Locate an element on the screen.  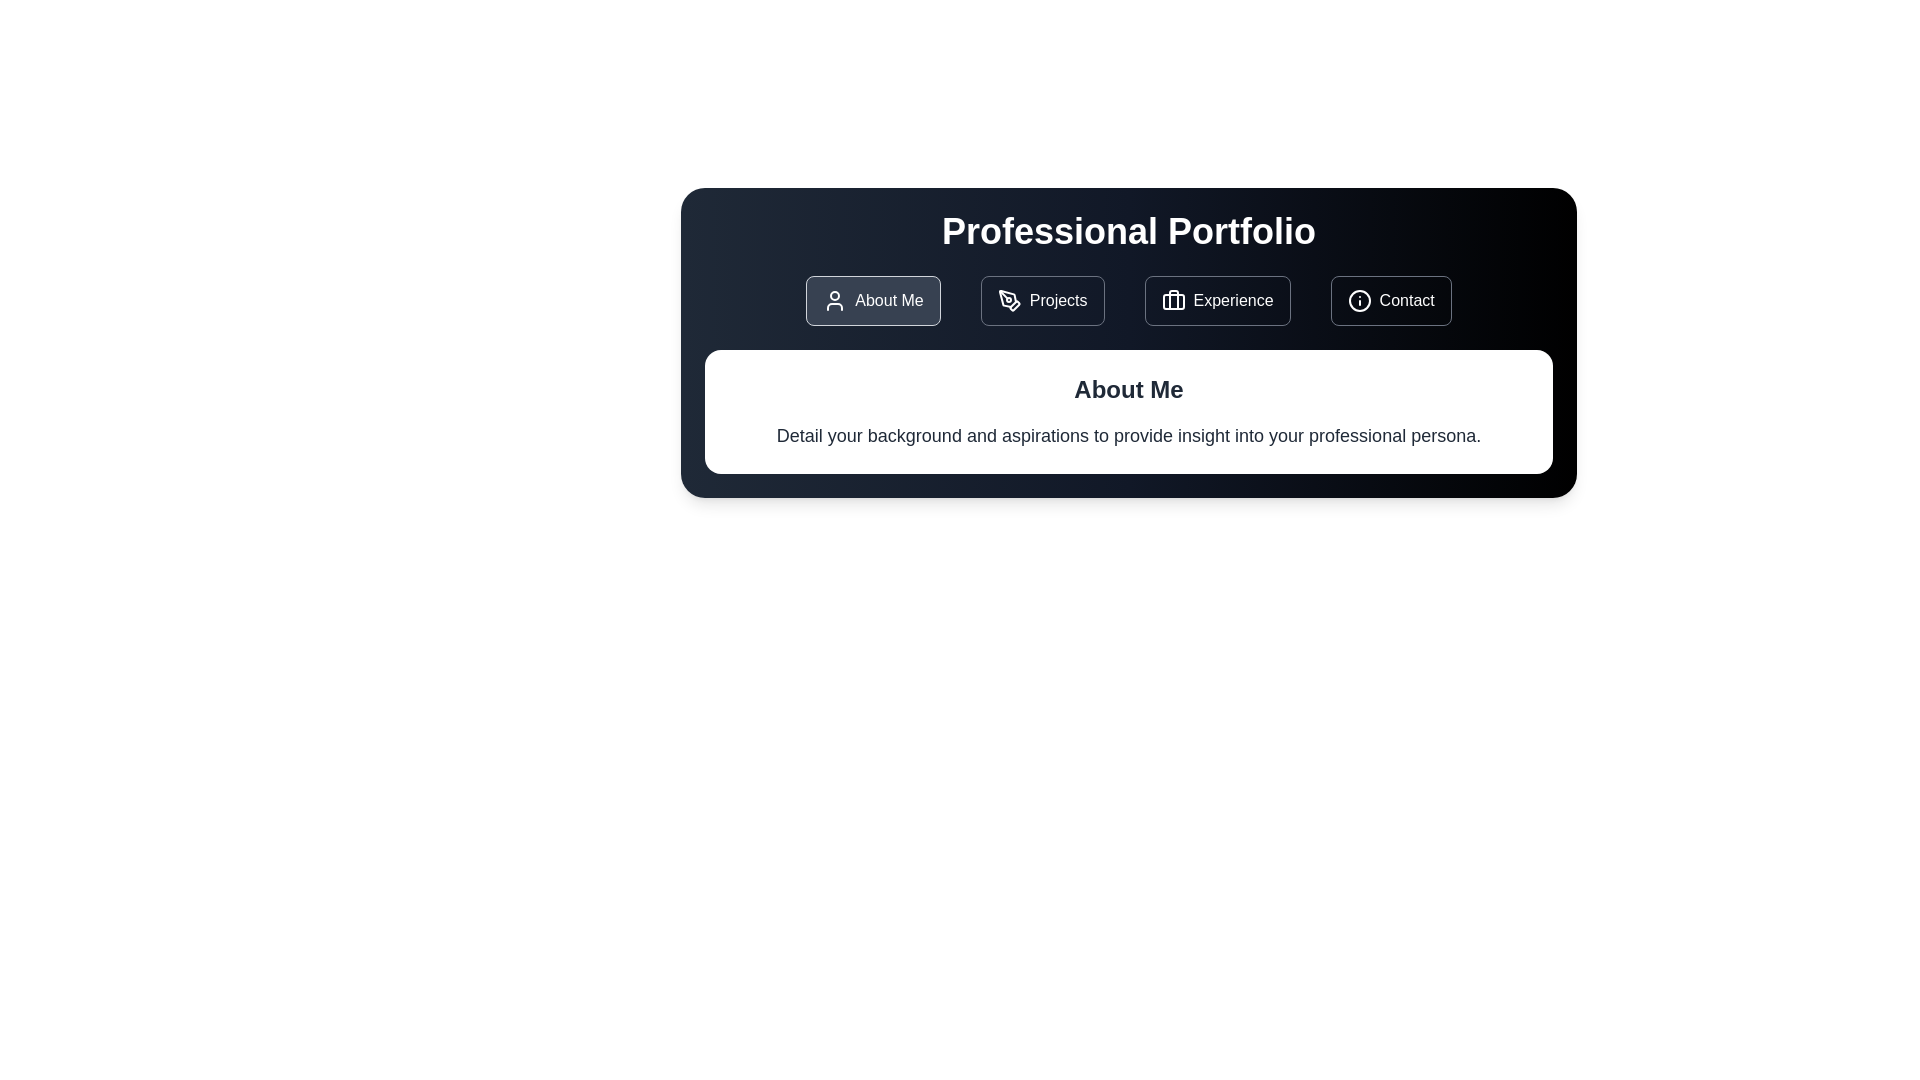
the 'About Me' button, which is the first button in a group of four, featuring a person silhouette icon and white text on a dark gray background is located at coordinates (873, 300).